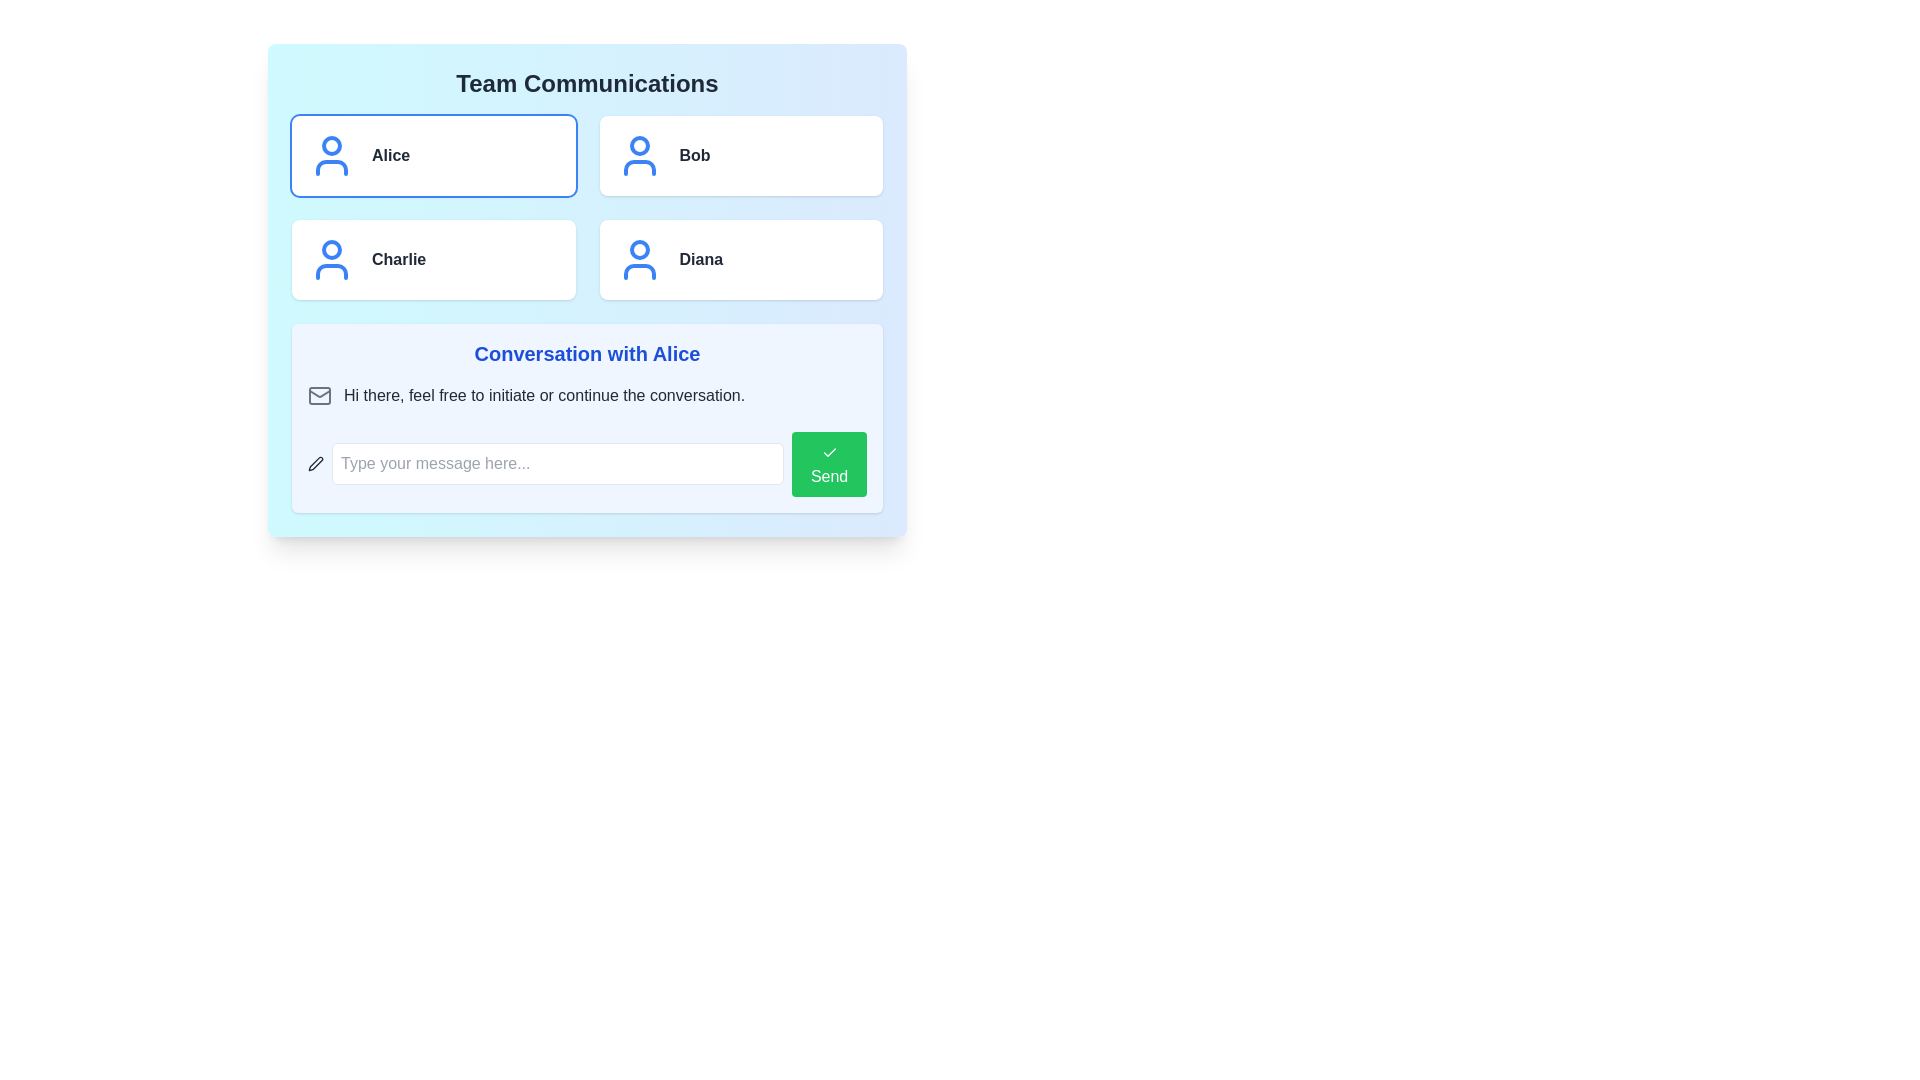 The width and height of the screenshot is (1920, 1080). Describe the element at coordinates (638, 145) in the screenshot. I see `the circular graphical element representing the head of user 'Bob' in the upper-right cell of the grid below 'Team Communications.'` at that location.